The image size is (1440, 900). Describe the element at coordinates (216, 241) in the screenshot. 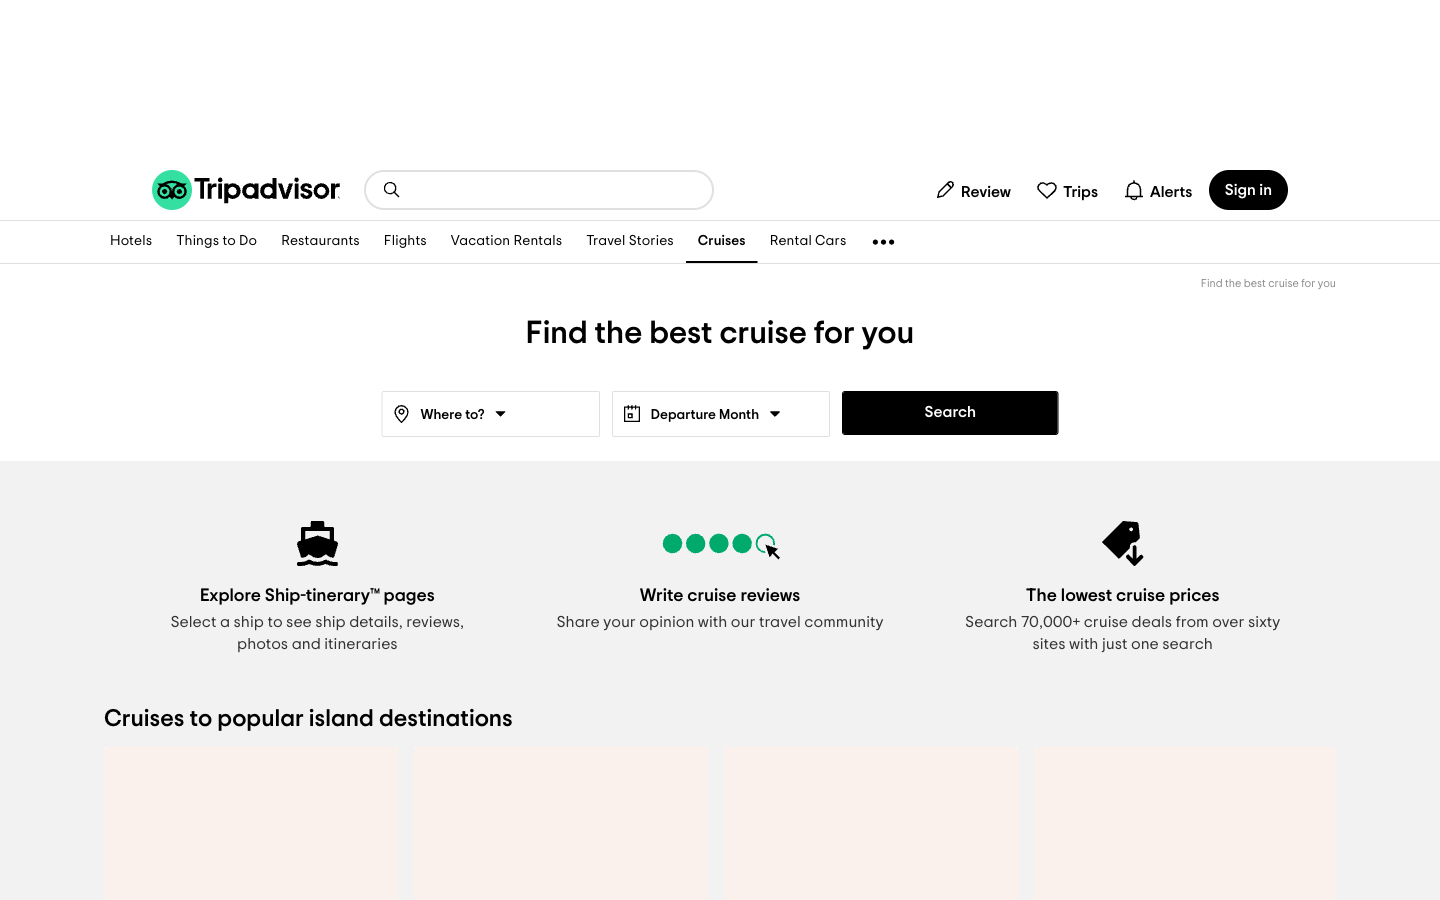

I see `out local experiences and places to visit` at that location.